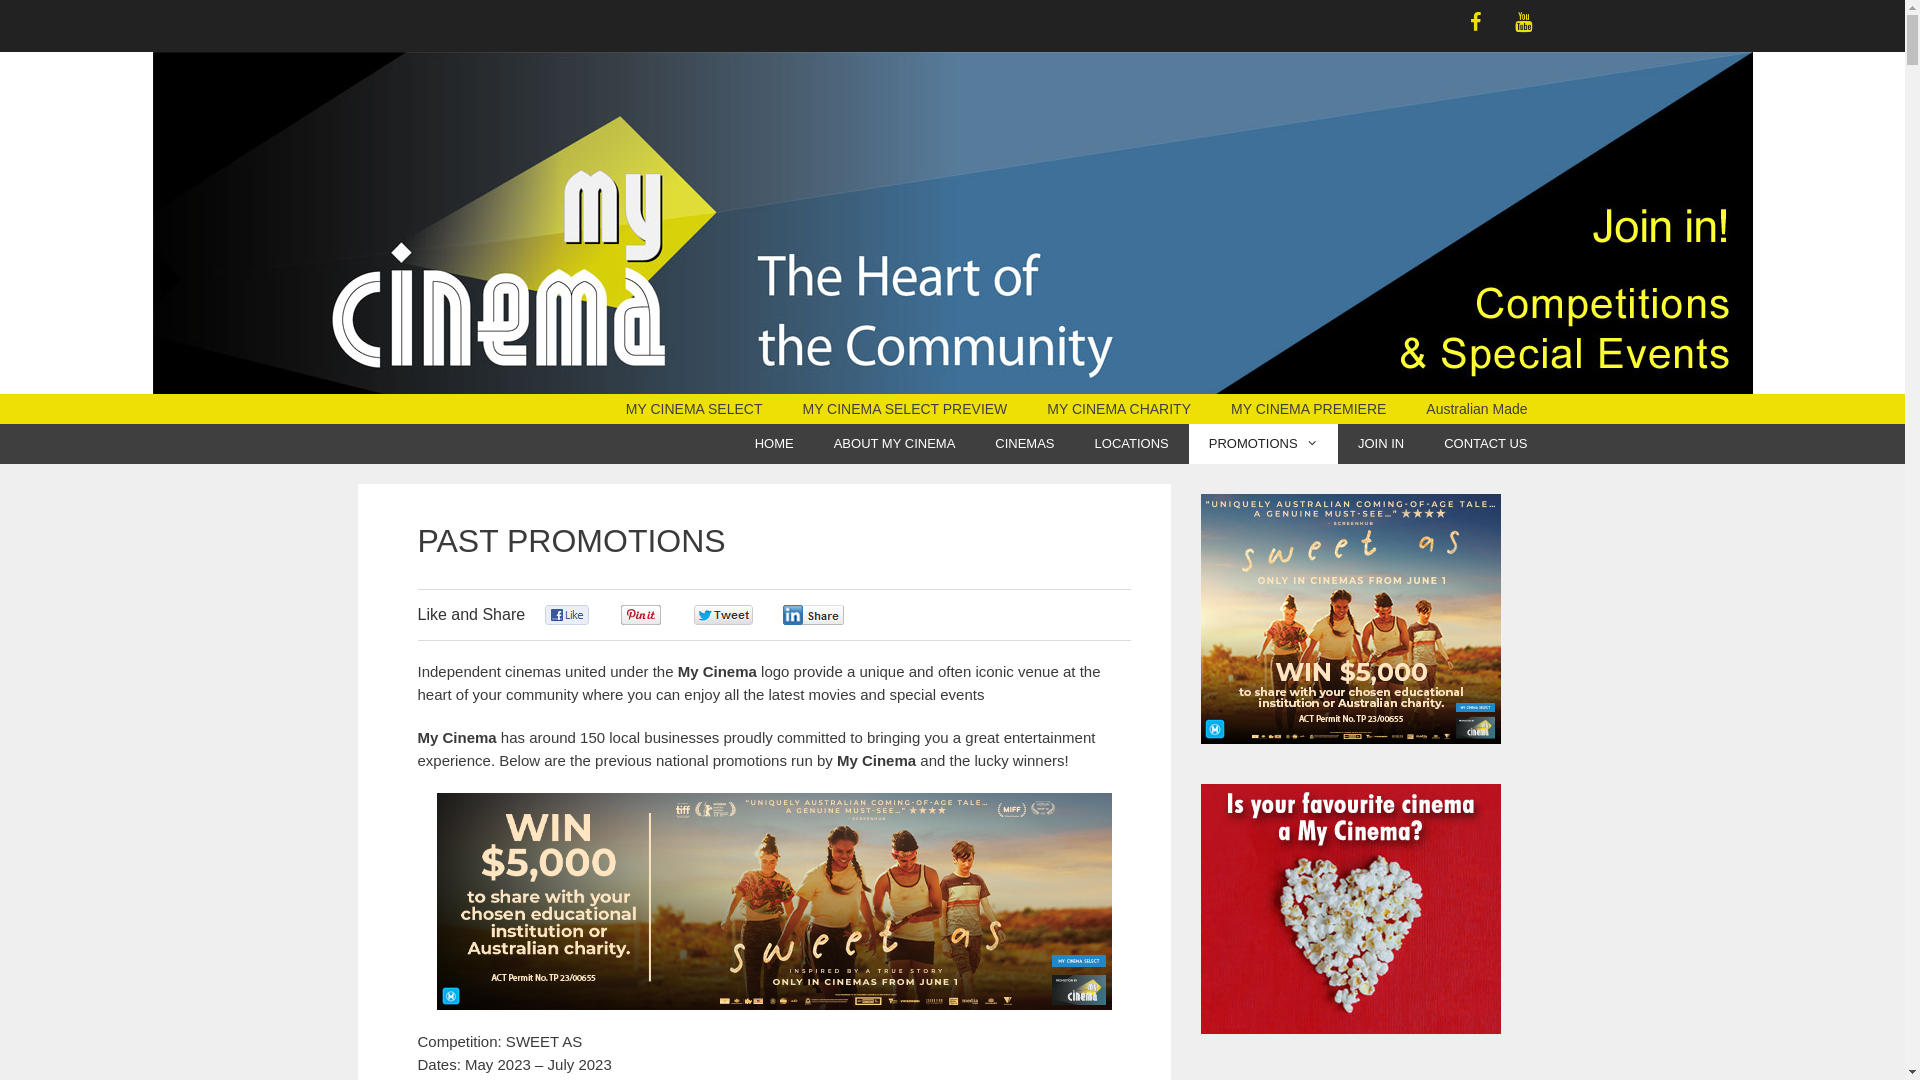  What do you see at coordinates (1262, 442) in the screenshot?
I see `'PROMOTIONS'` at bounding box center [1262, 442].